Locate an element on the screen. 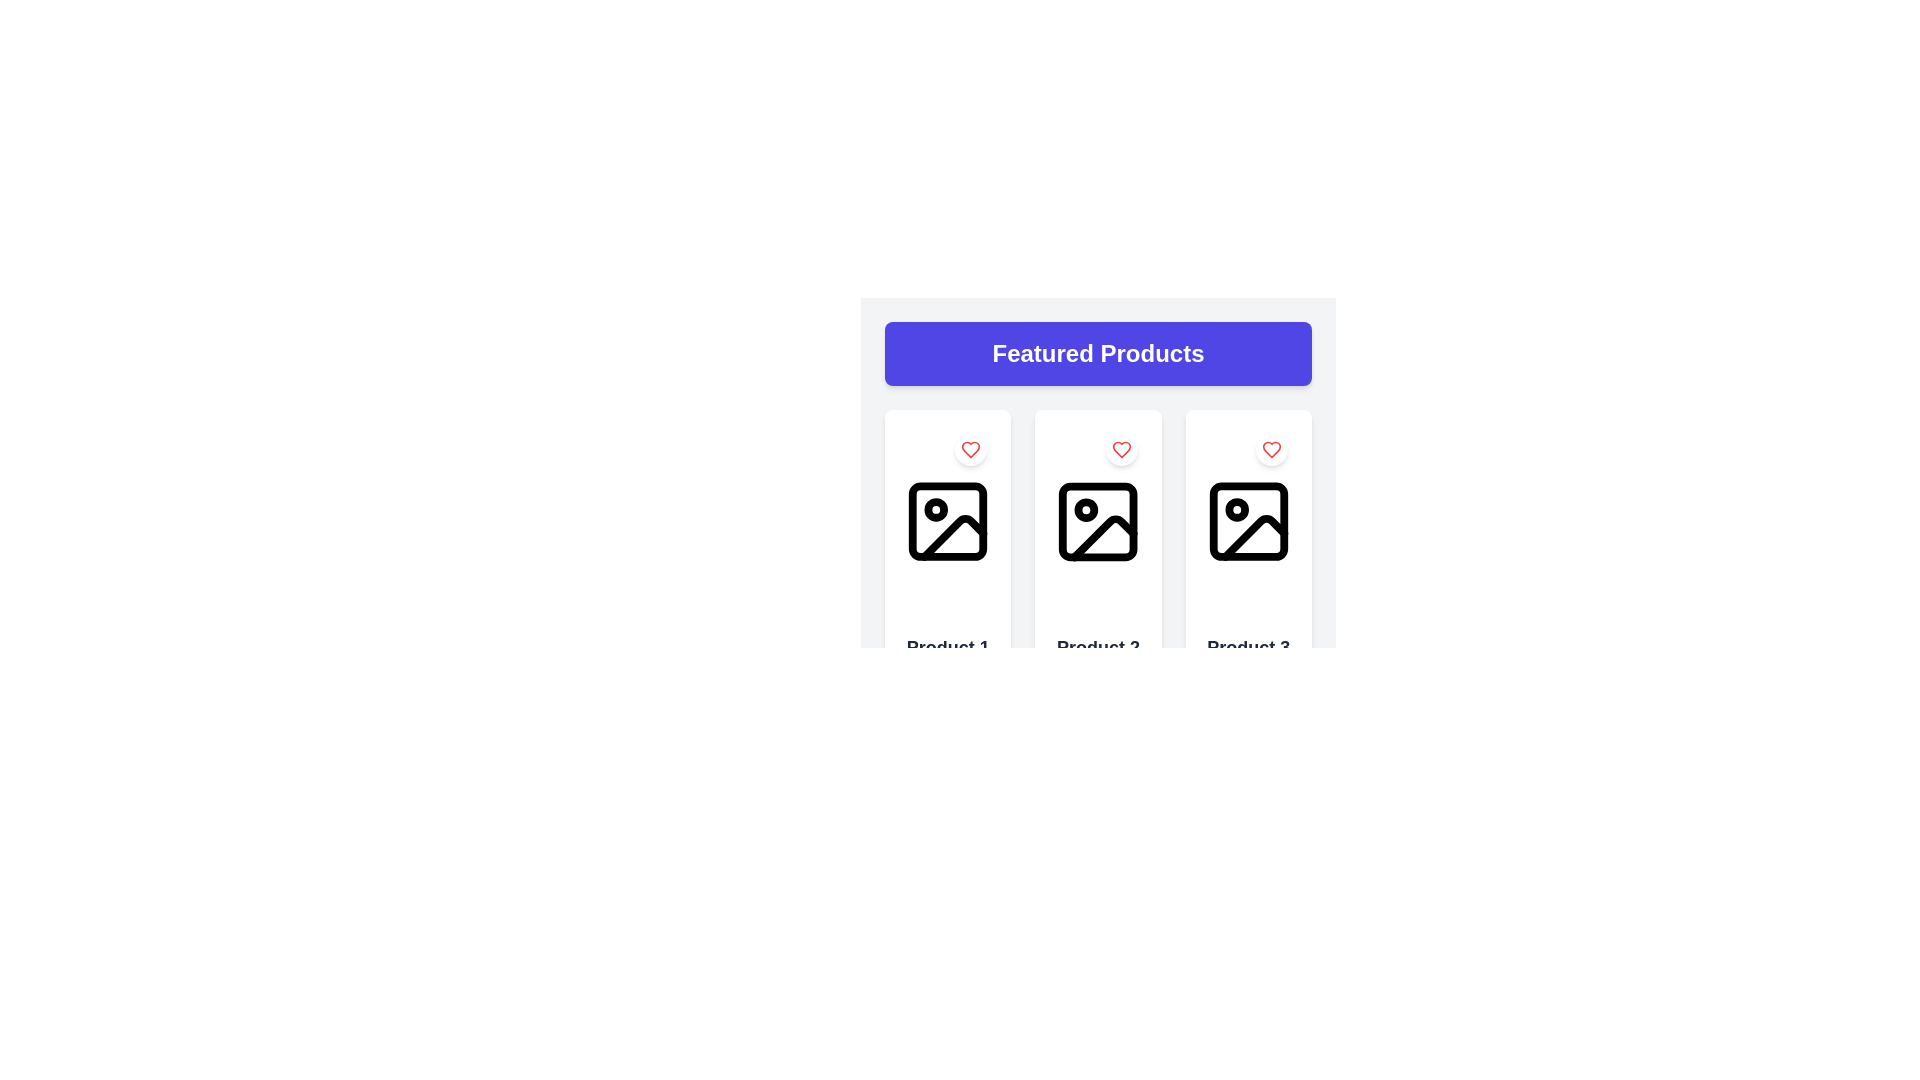 This screenshot has width=1920, height=1080. text 'Product 2' located at the center of the second product card in the grid of 'Featured Products.' is located at coordinates (1097, 648).